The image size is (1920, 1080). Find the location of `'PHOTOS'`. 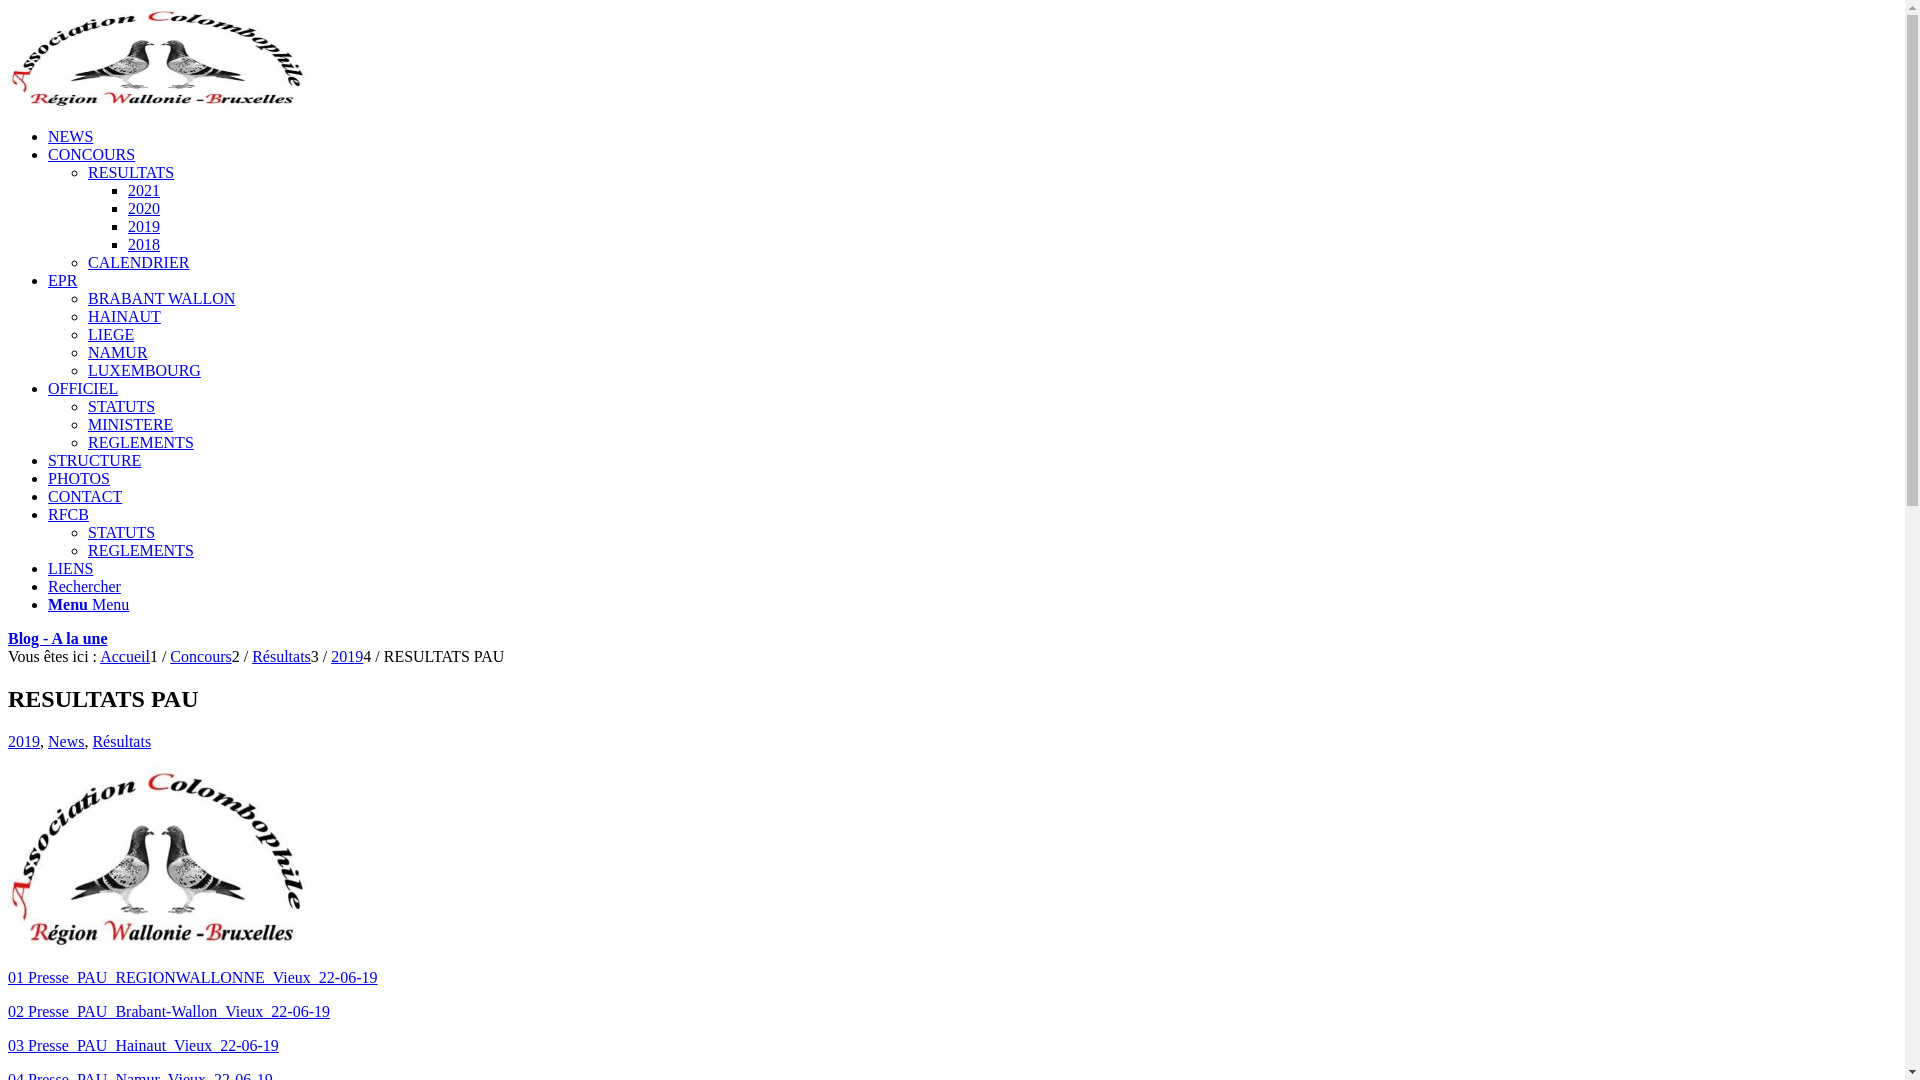

'PHOTOS' is located at coordinates (78, 478).